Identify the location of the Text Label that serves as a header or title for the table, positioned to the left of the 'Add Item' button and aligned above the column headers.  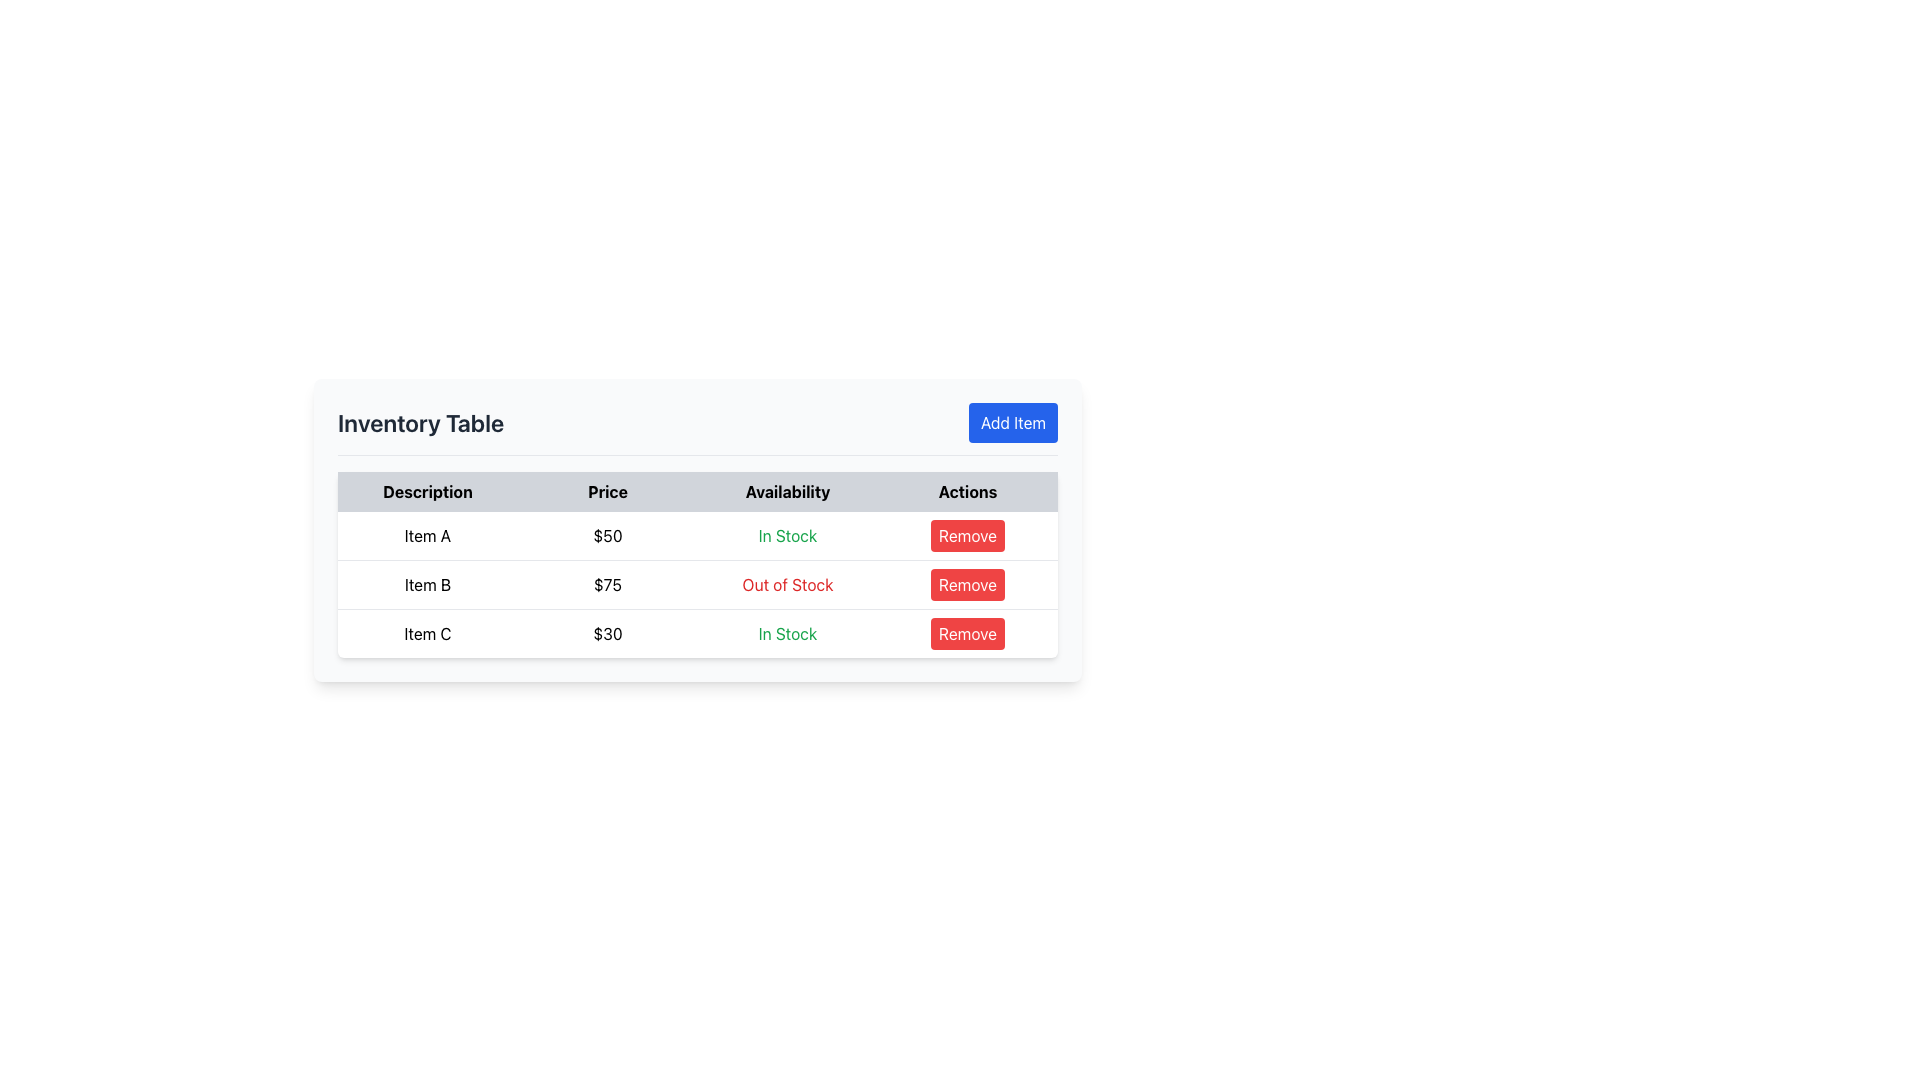
(420, 422).